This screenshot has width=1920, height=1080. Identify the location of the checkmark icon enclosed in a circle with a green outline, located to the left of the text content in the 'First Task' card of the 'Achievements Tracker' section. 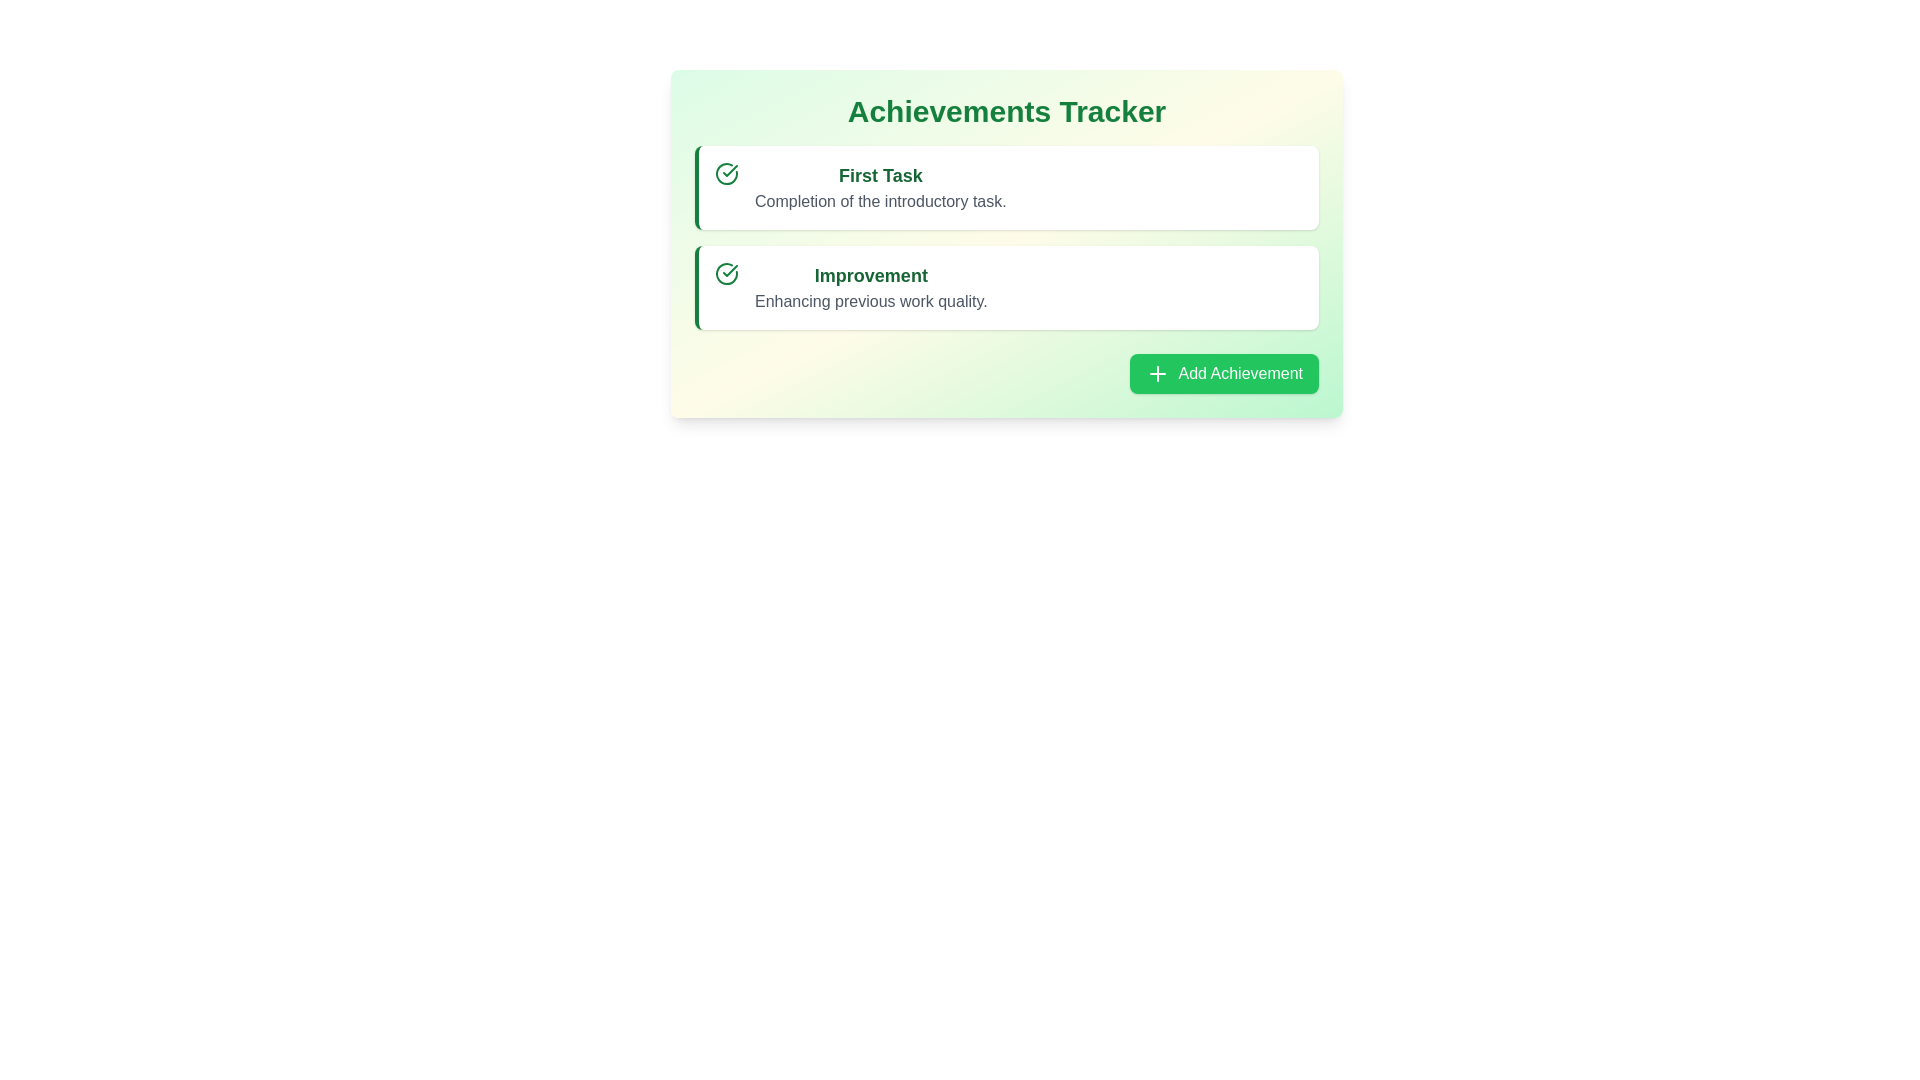
(725, 172).